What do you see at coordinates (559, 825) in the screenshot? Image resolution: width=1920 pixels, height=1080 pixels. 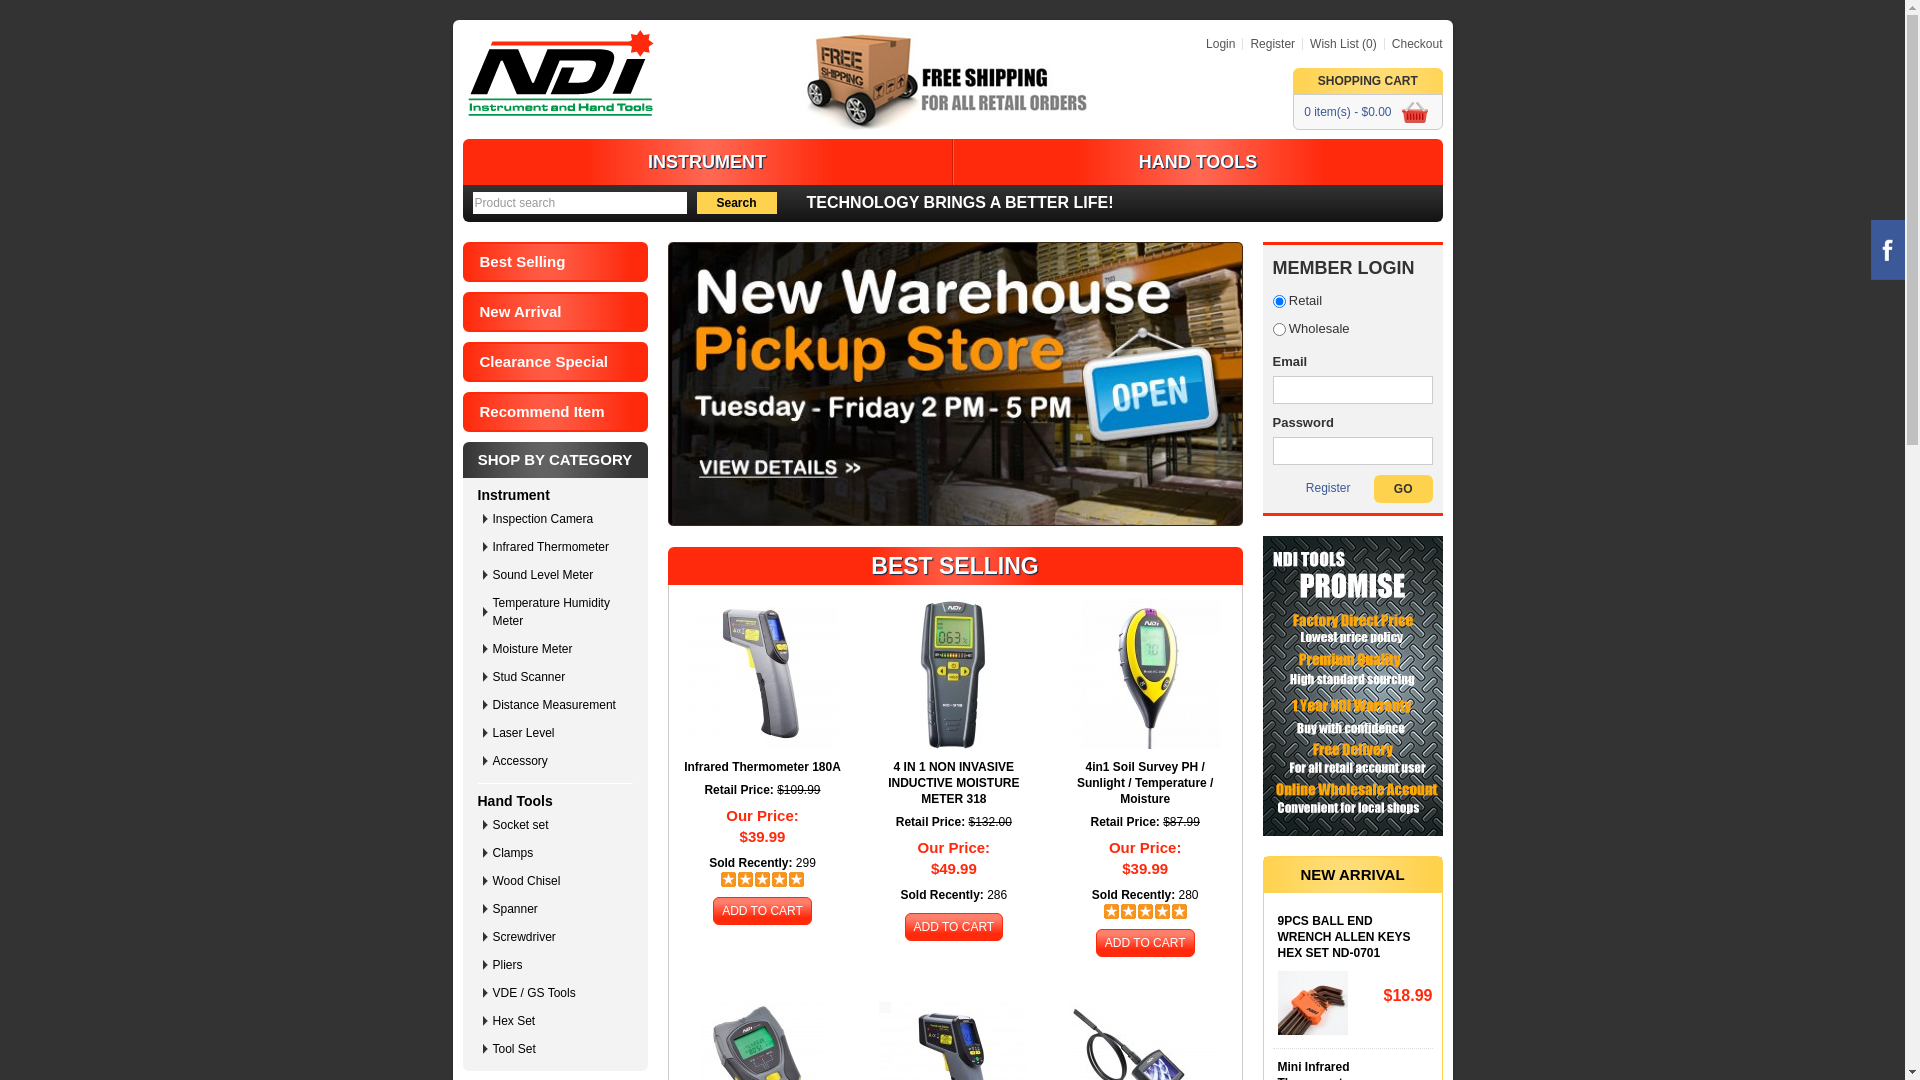 I see `'Socket set'` at bounding box center [559, 825].